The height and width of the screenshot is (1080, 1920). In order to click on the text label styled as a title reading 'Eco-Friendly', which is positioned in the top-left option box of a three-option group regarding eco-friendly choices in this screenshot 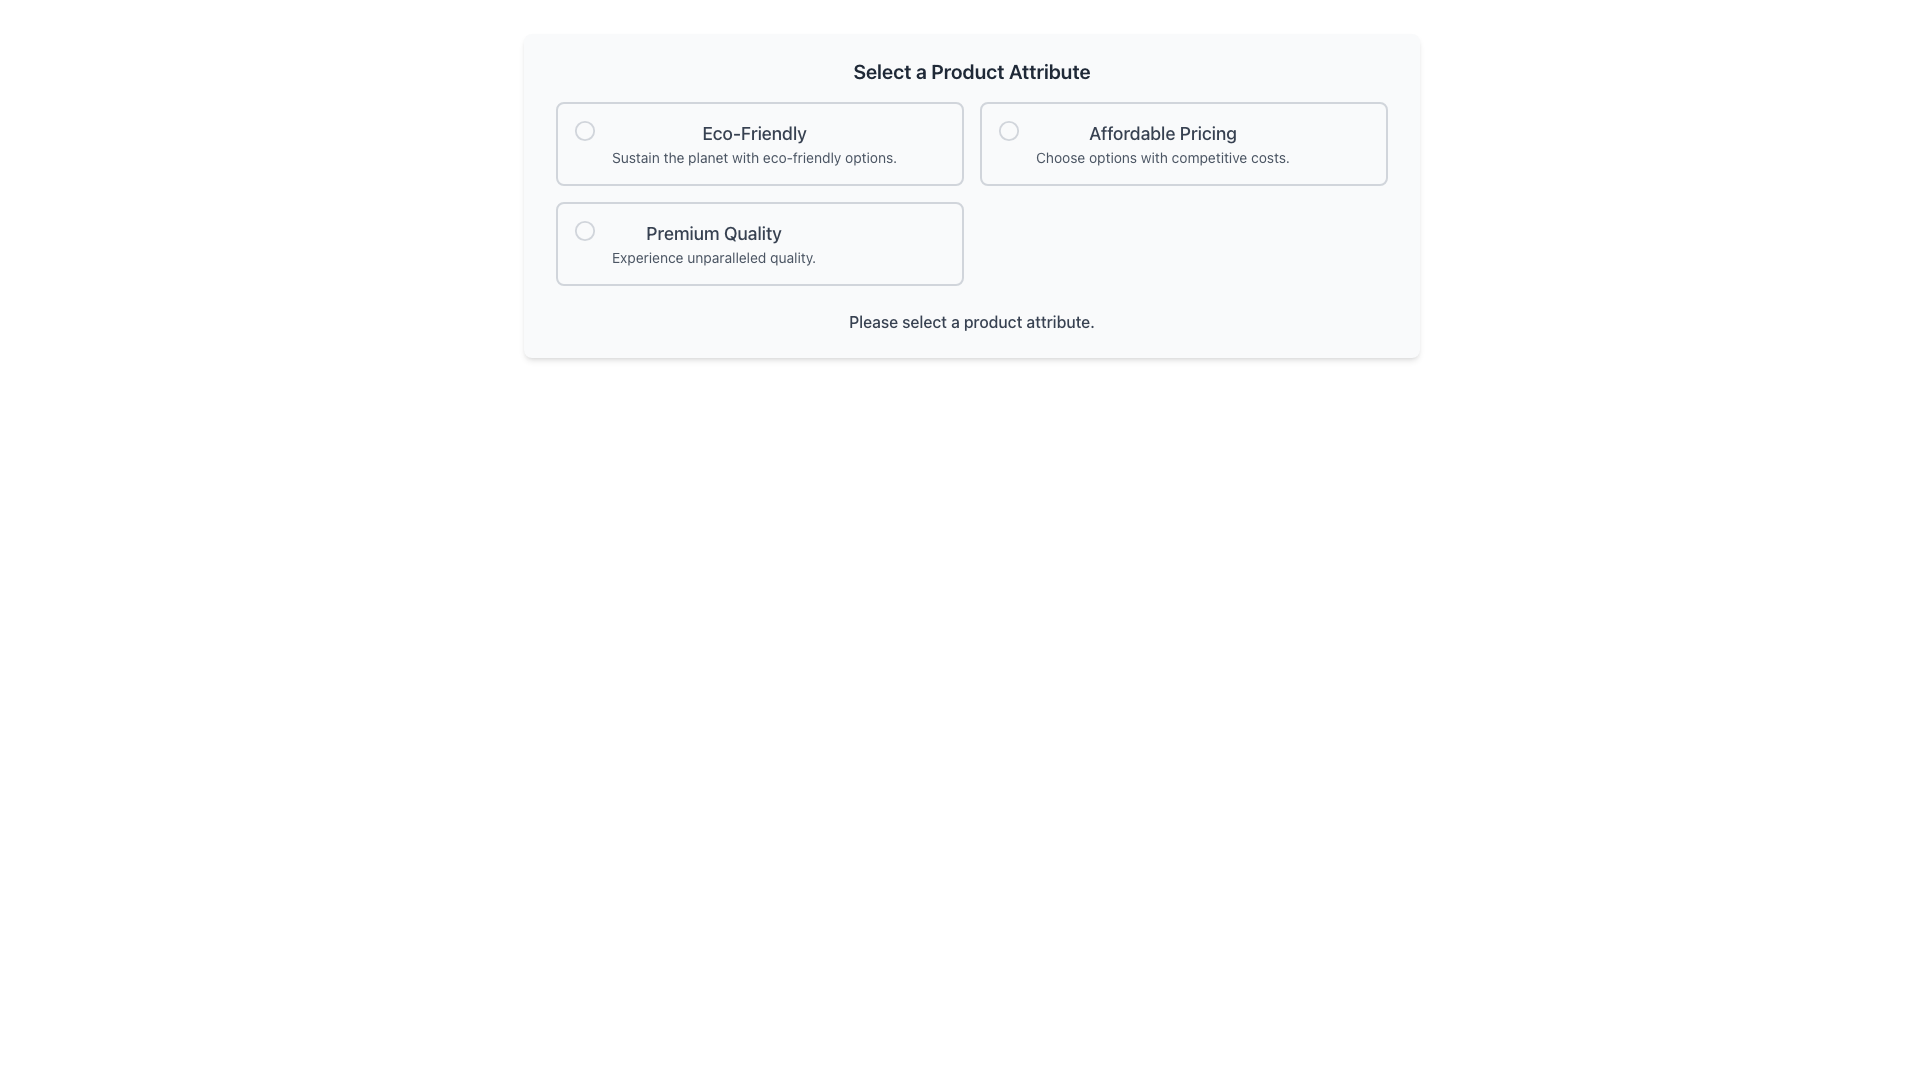, I will do `click(753, 134)`.